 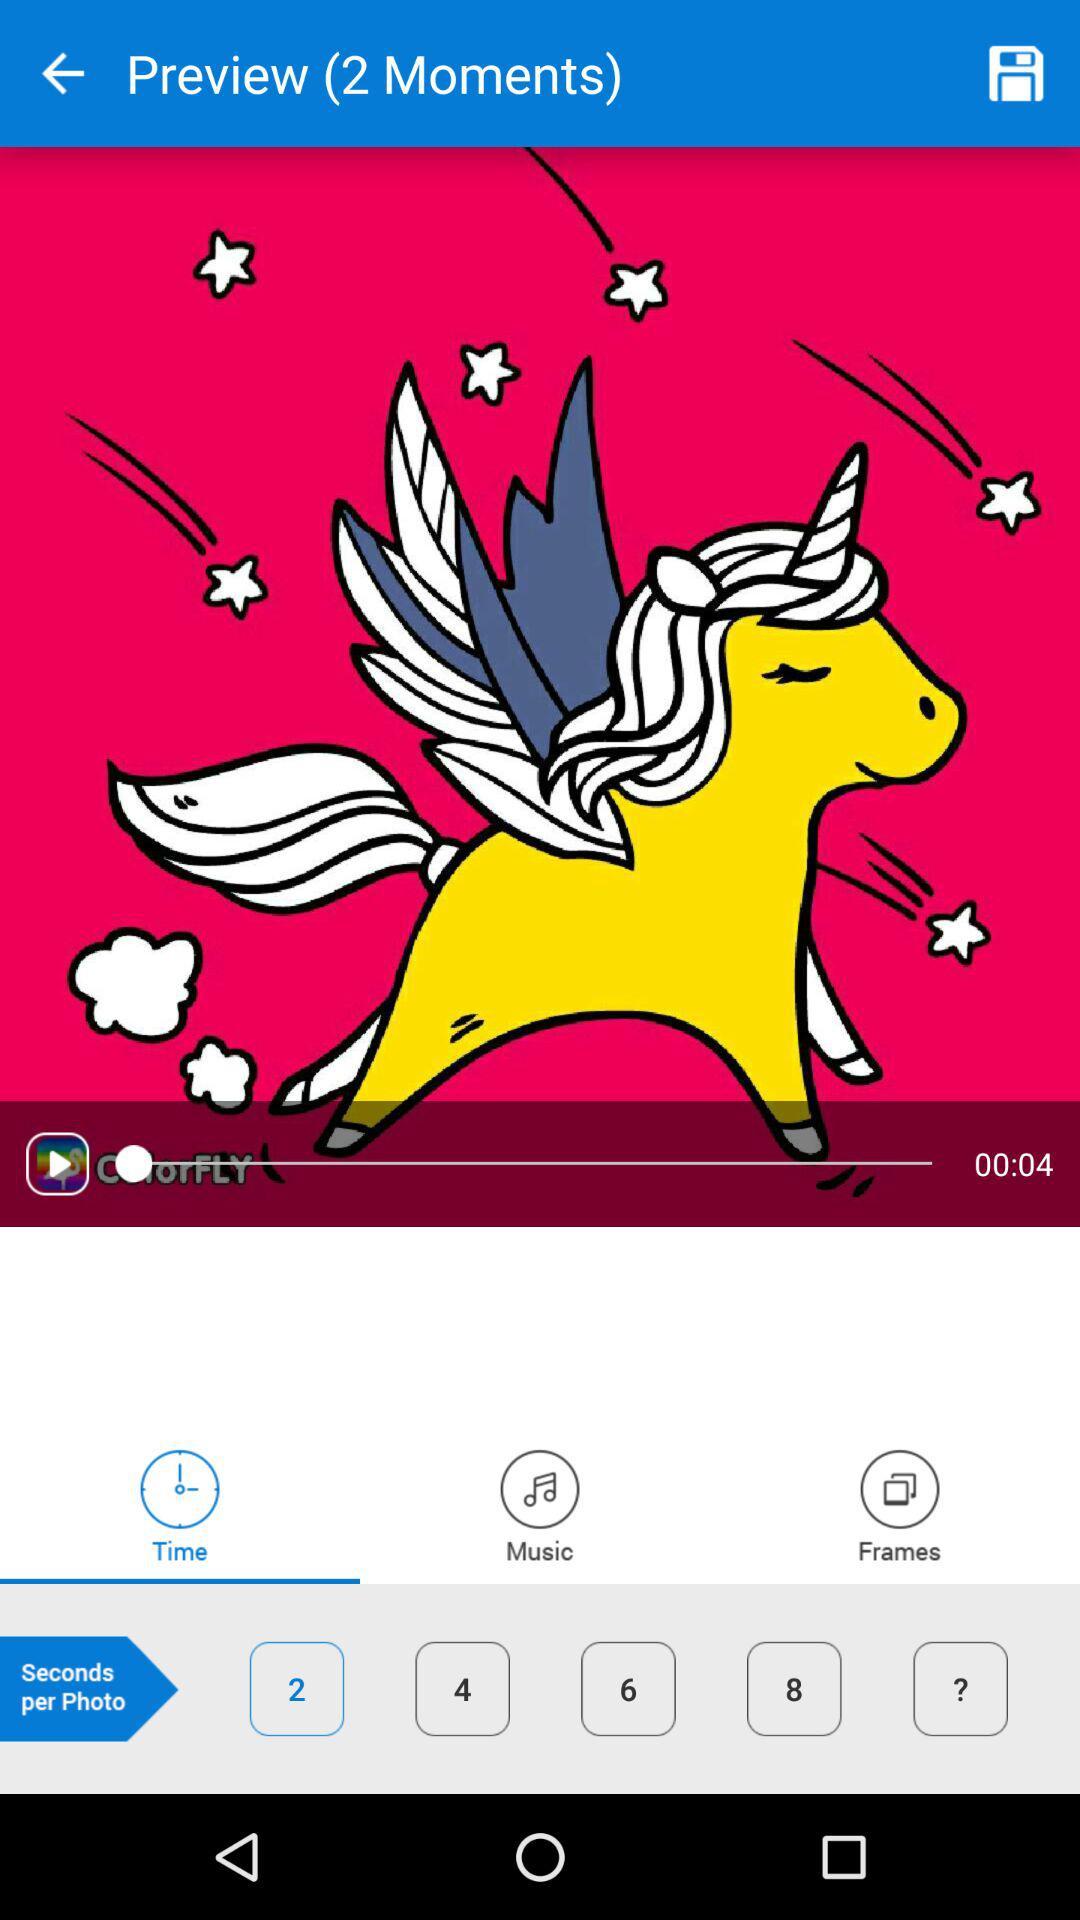 I want to click on music button, so click(x=540, y=1505).